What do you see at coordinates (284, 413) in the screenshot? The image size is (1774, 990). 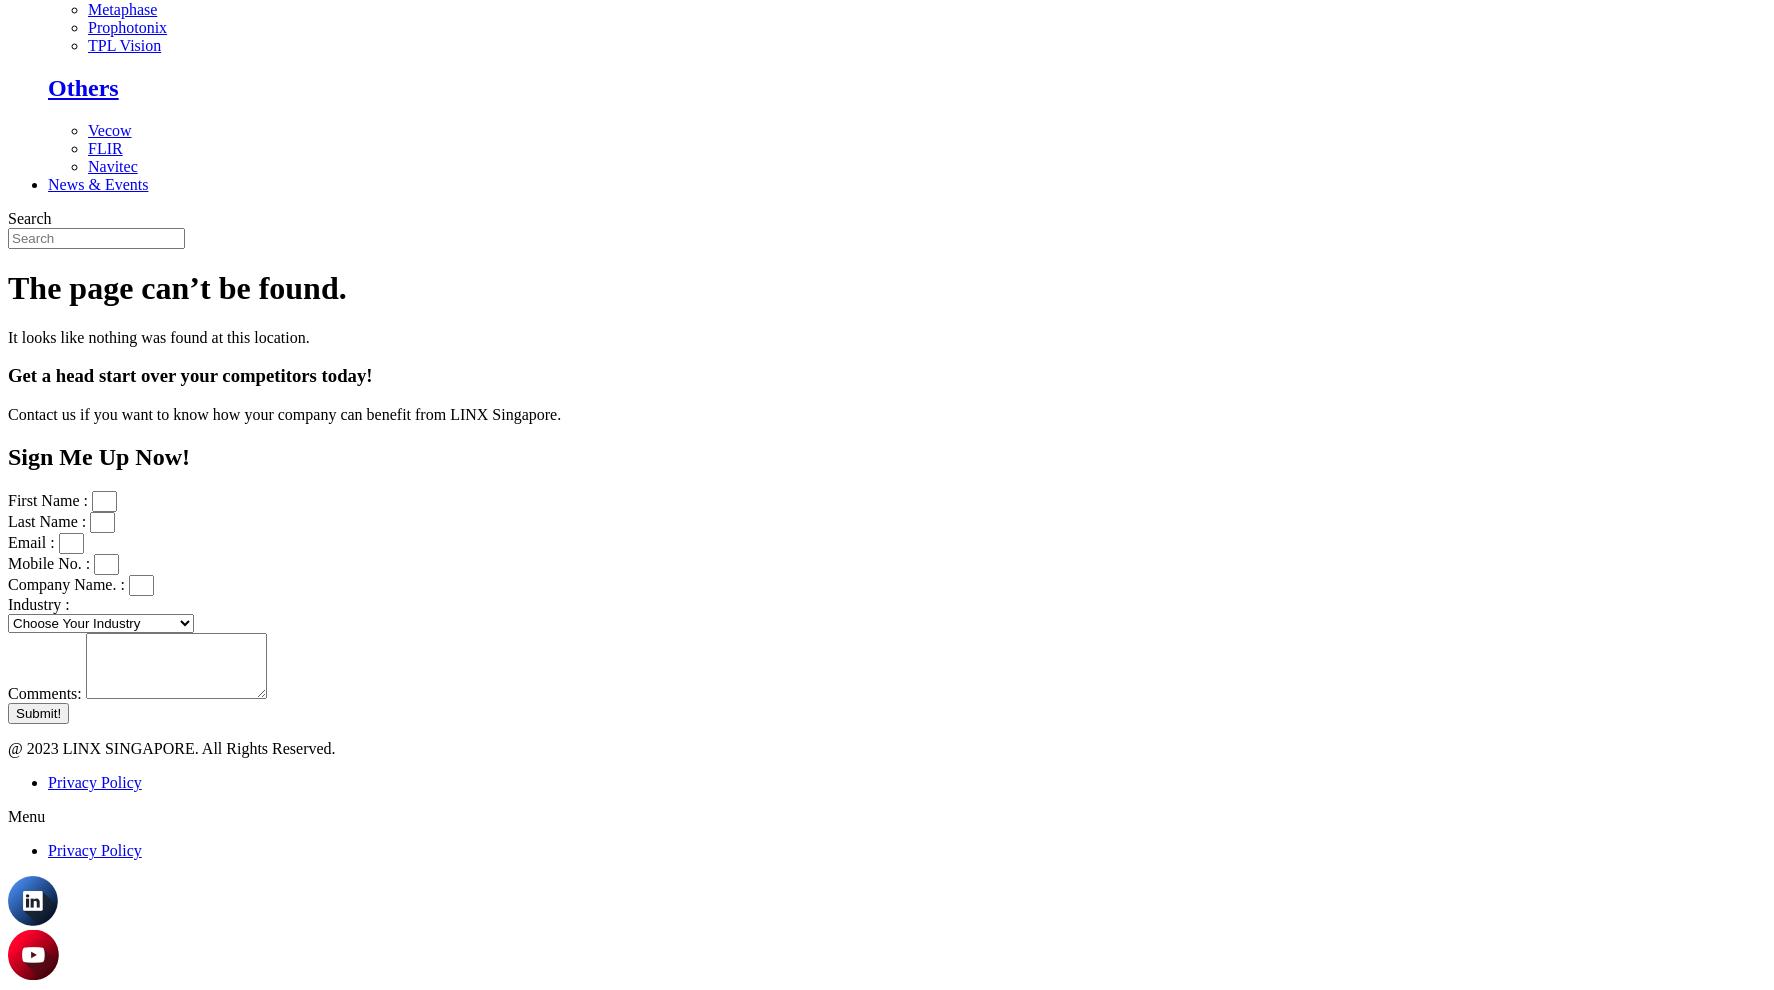 I see `'Contact us if you want to know how your company can benefit from LINX Singapore.'` at bounding box center [284, 413].